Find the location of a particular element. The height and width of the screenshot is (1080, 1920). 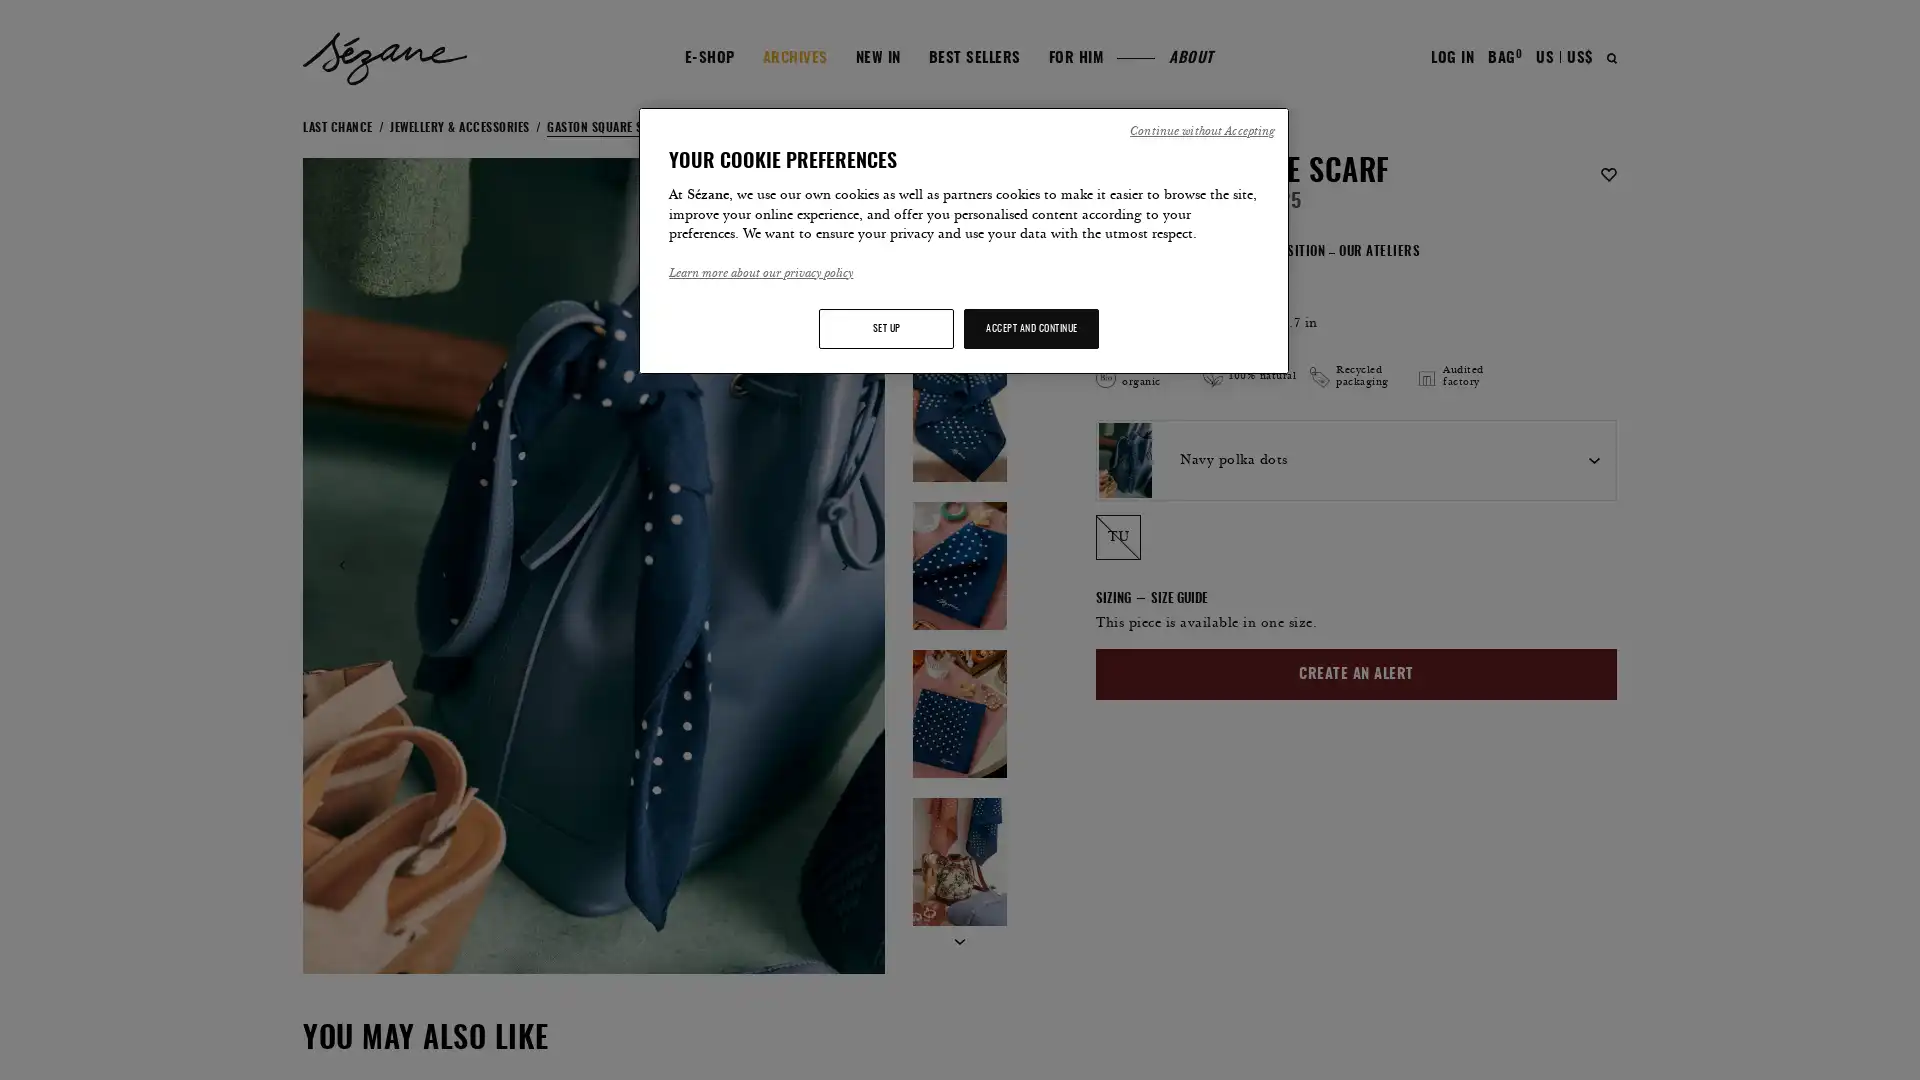

SIZE GUIDE is located at coordinates (1172, 598).